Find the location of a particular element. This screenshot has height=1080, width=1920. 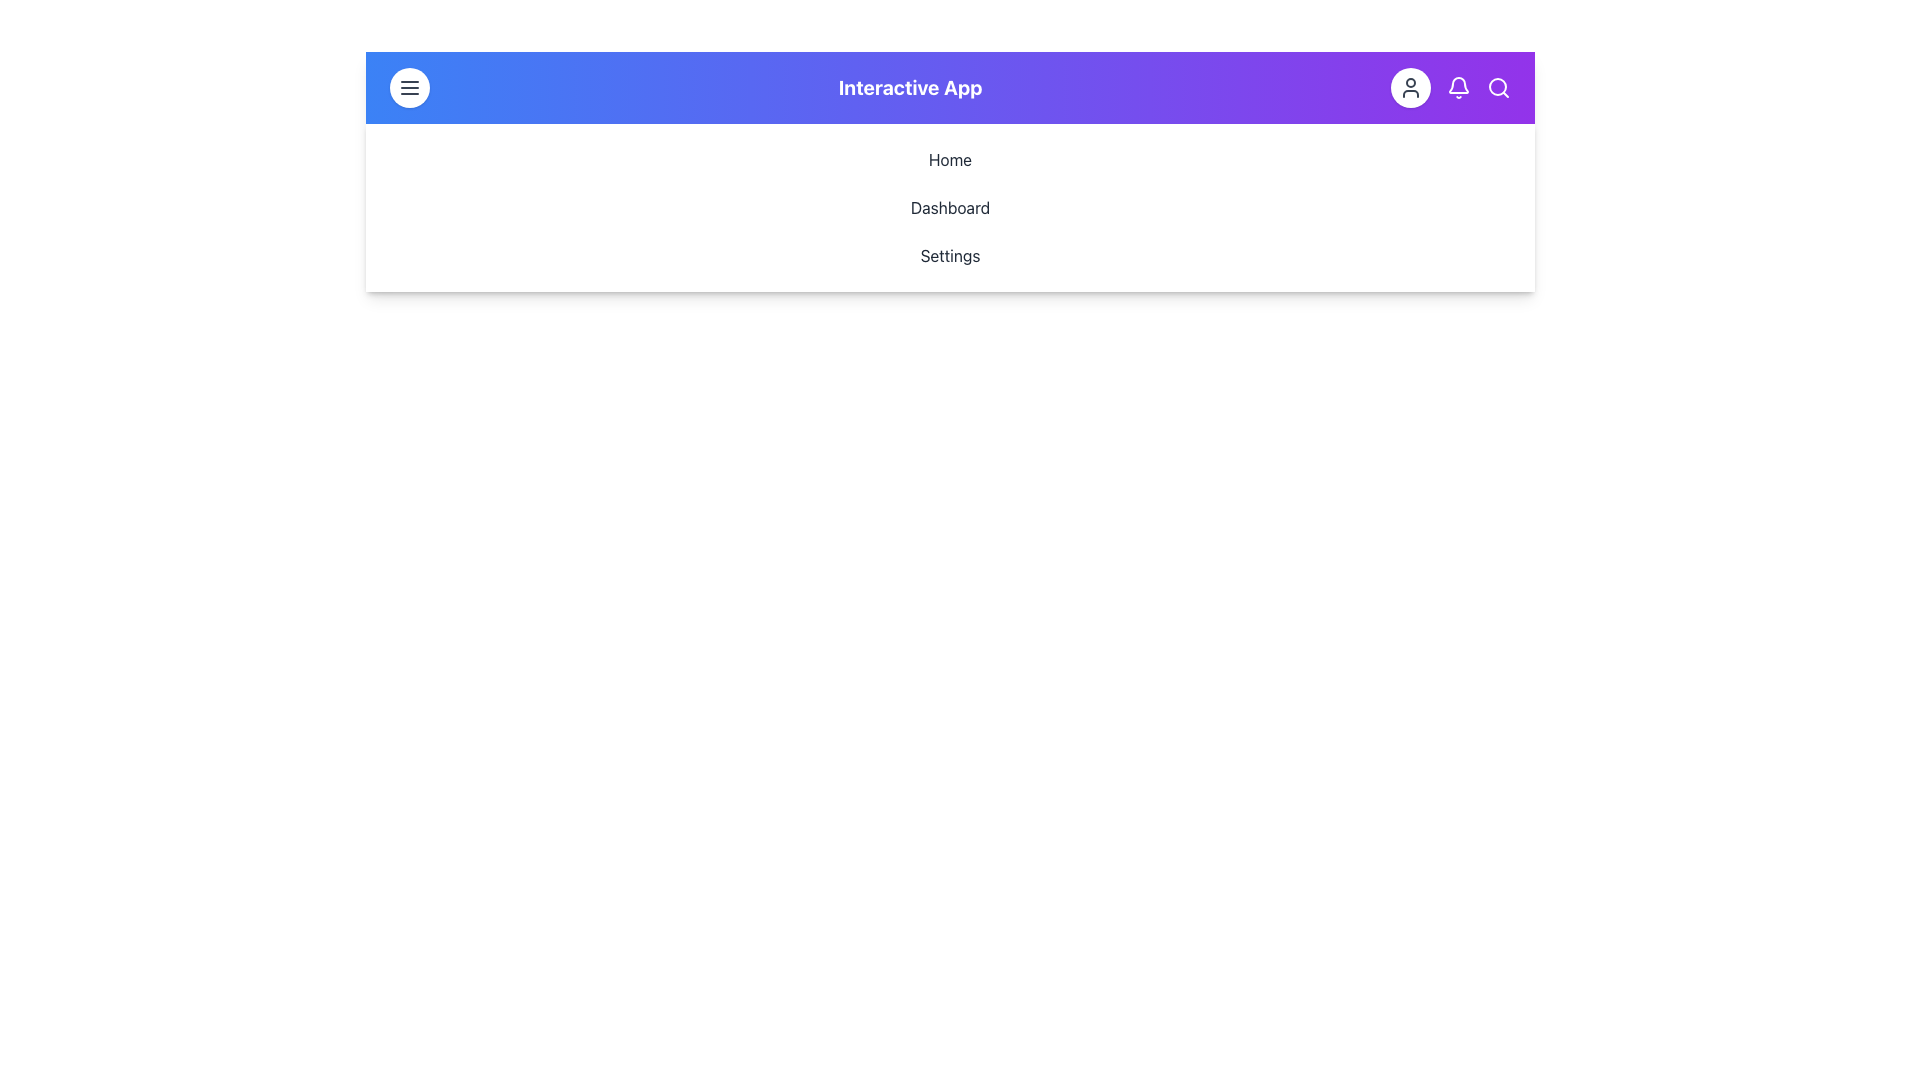

the static text element that serves as the title or branding for the application, located centrally on the navigation bar is located at coordinates (909, 87).